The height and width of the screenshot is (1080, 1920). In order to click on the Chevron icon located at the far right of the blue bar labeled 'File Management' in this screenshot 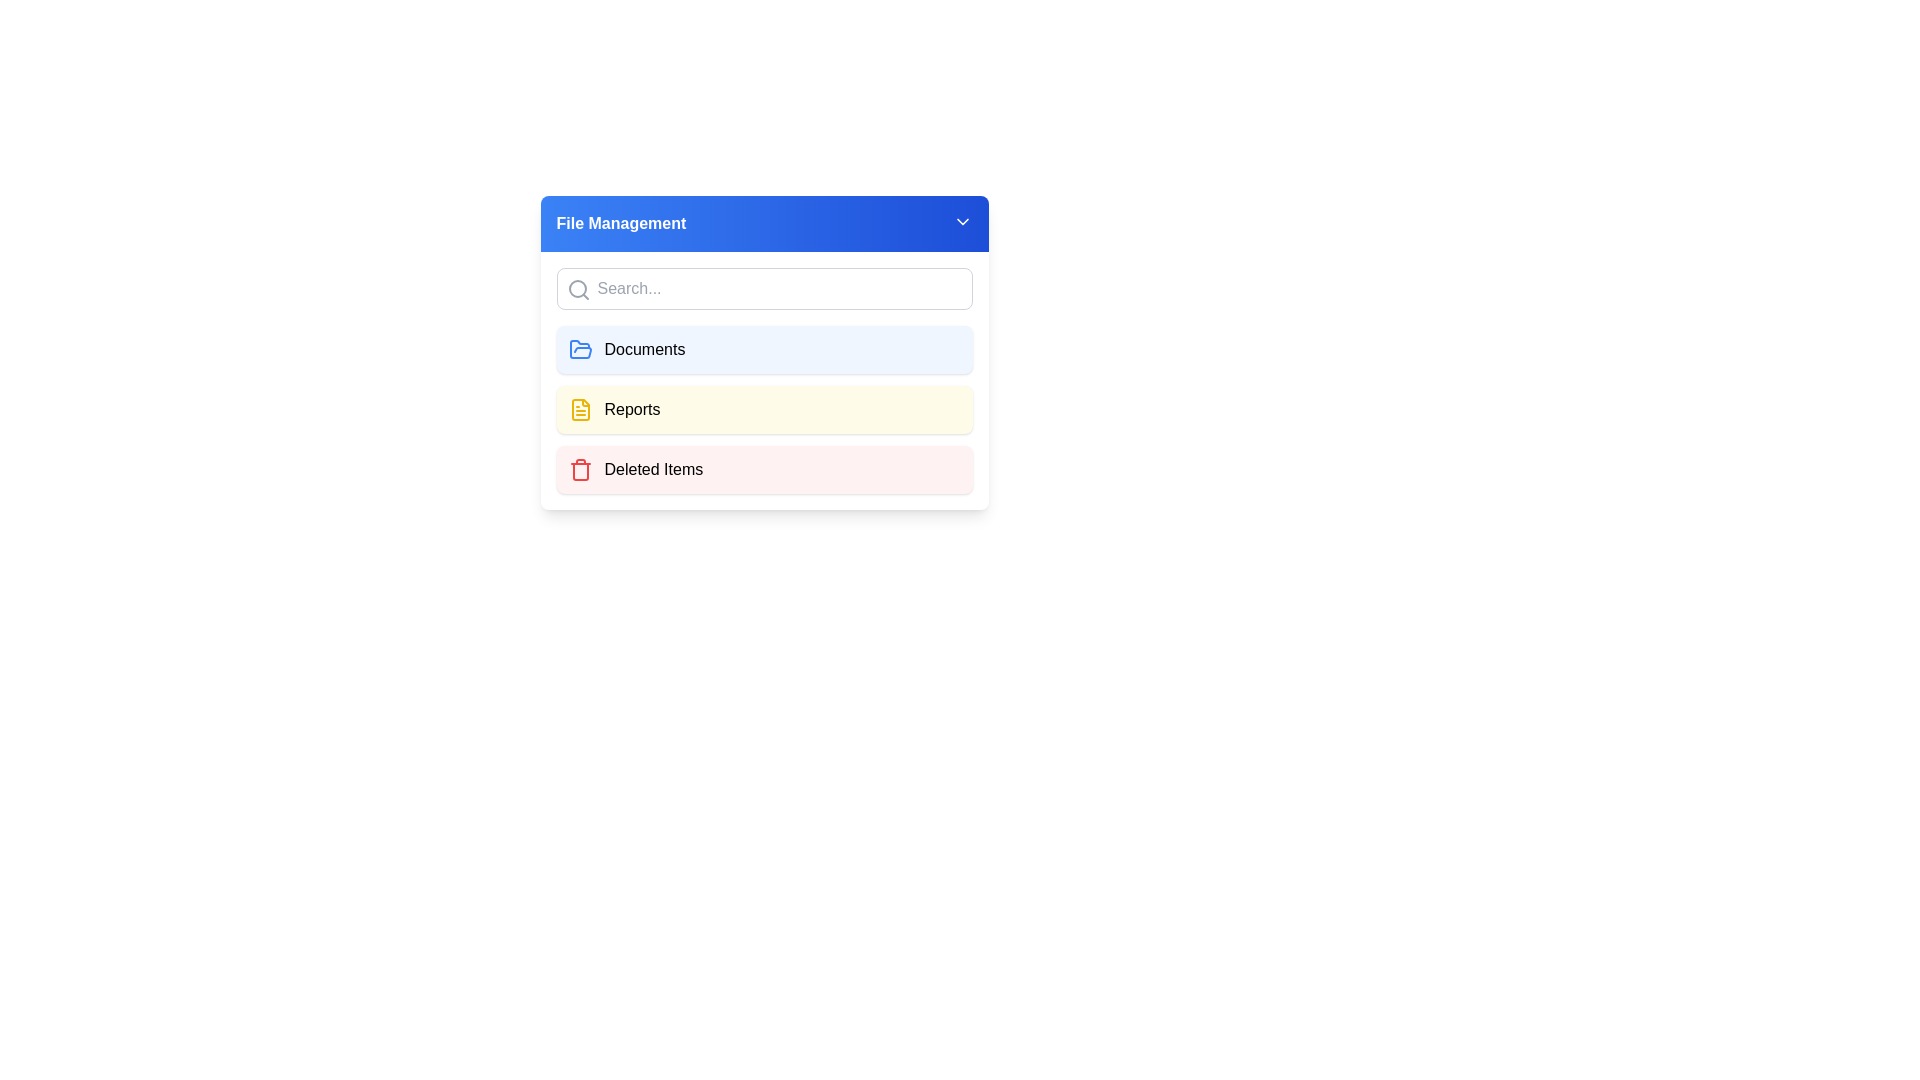, I will do `click(962, 222)`.